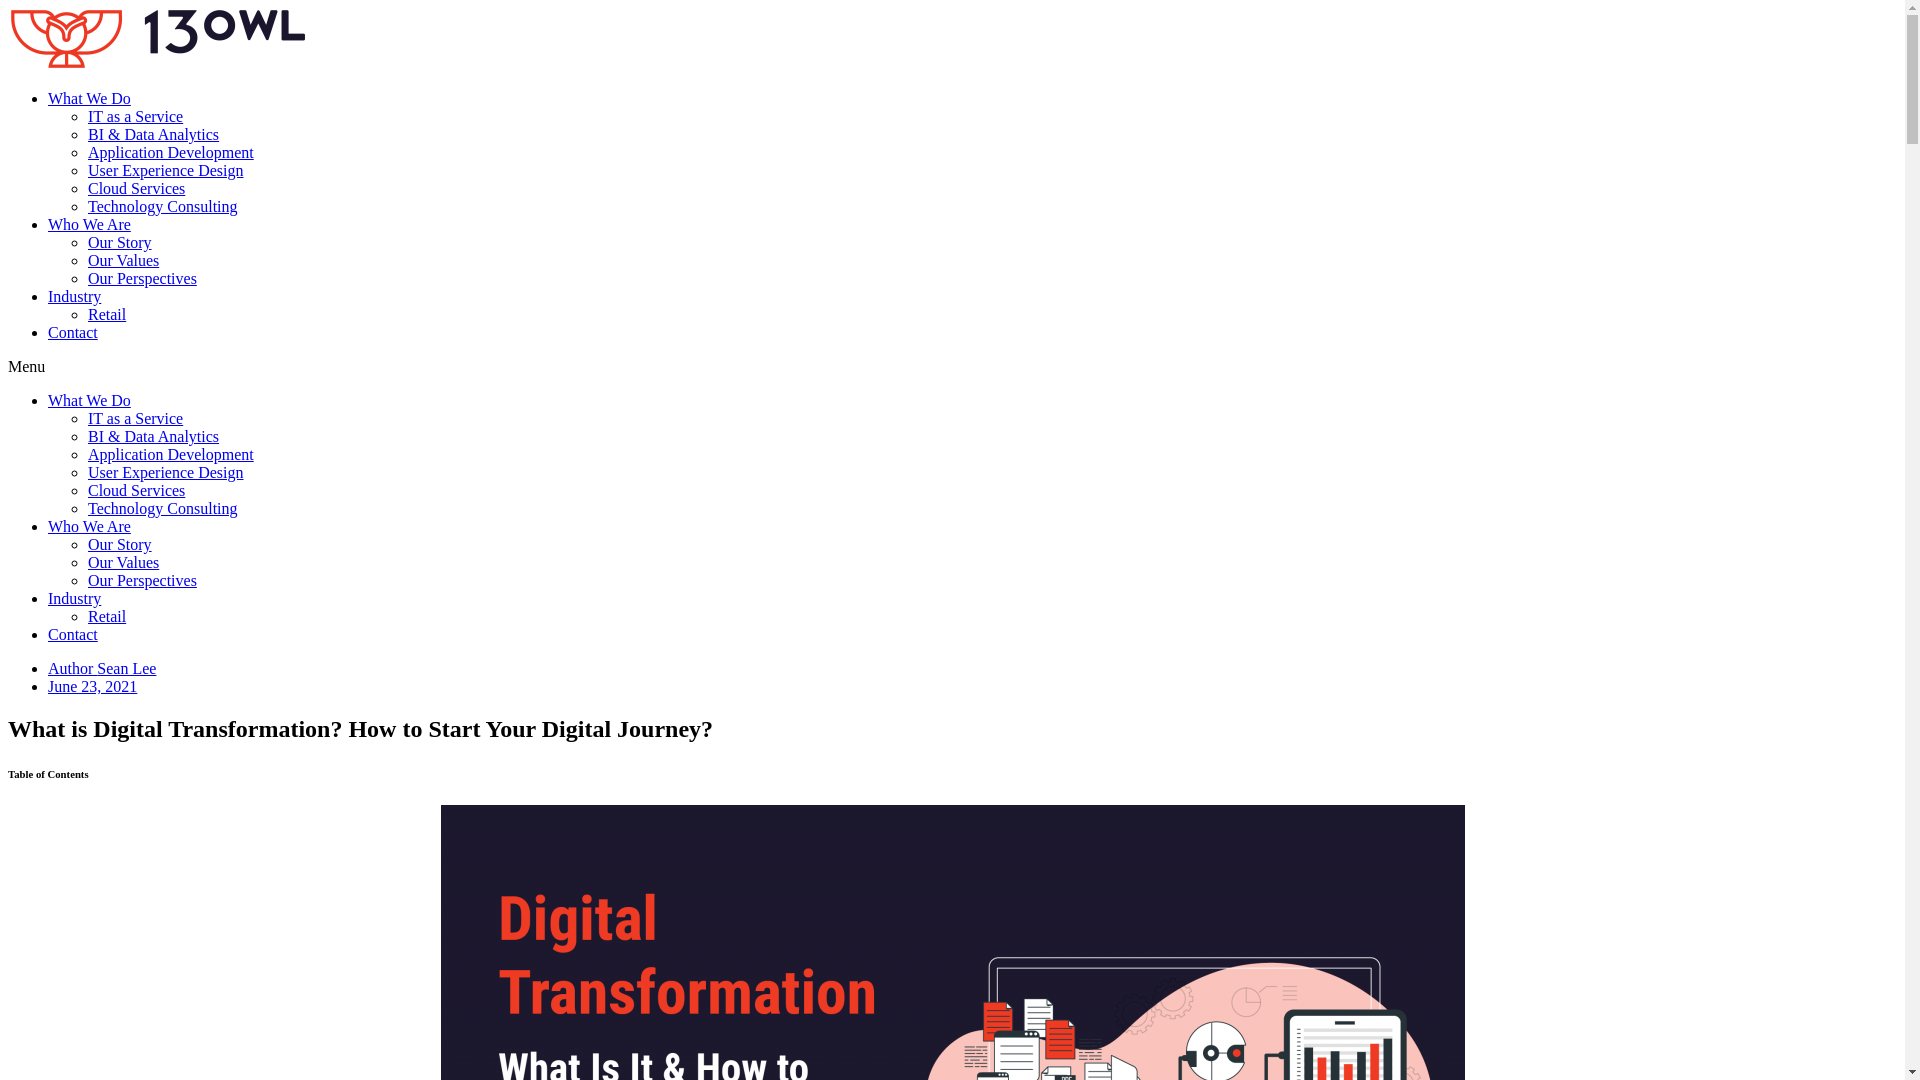 Image resolution: width=1920 pixels, height=1080 pixels. Describe the element at coordinates (88, 224) in the screenshot. I see `'Who We Are'` at that location.